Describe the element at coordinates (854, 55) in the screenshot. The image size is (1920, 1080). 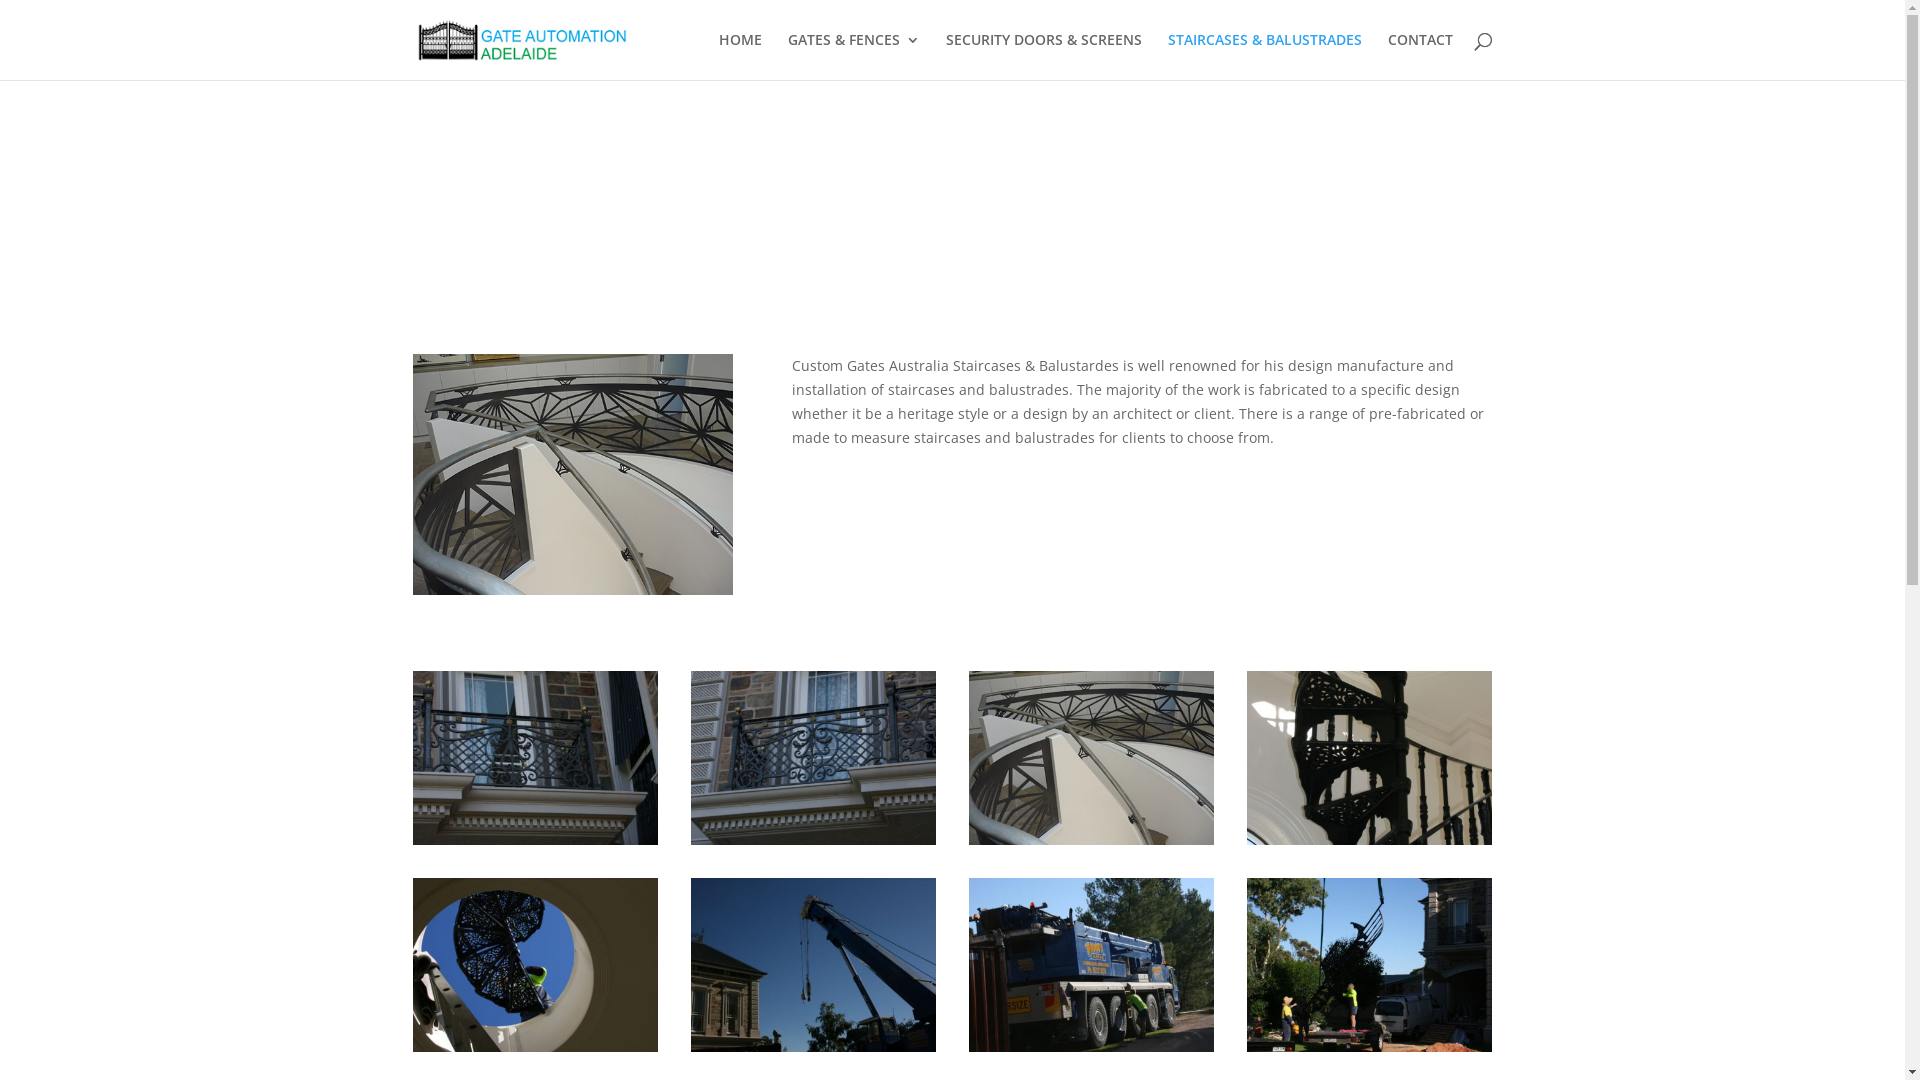
I see `'GATES & FENCES'` at that location.